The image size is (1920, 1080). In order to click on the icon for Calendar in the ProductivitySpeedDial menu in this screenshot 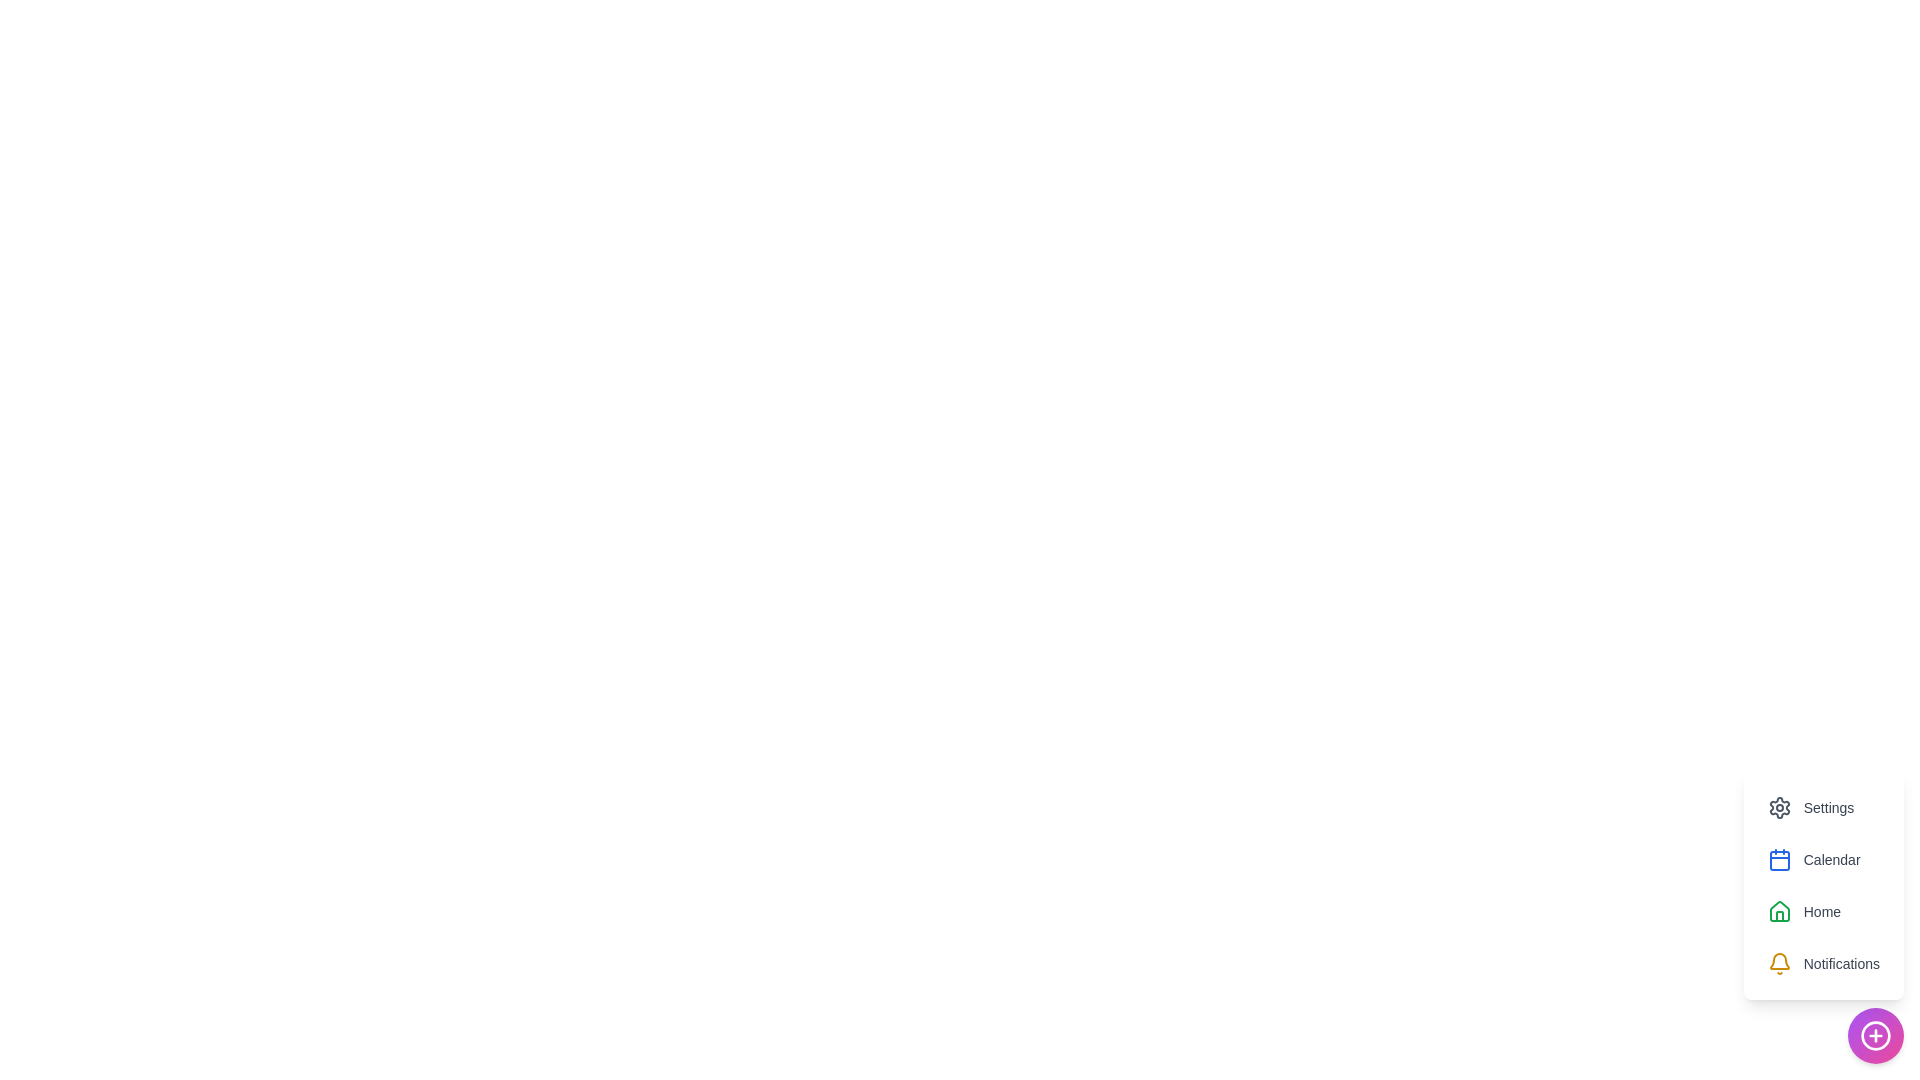, I will do `click(1779, 859)`.